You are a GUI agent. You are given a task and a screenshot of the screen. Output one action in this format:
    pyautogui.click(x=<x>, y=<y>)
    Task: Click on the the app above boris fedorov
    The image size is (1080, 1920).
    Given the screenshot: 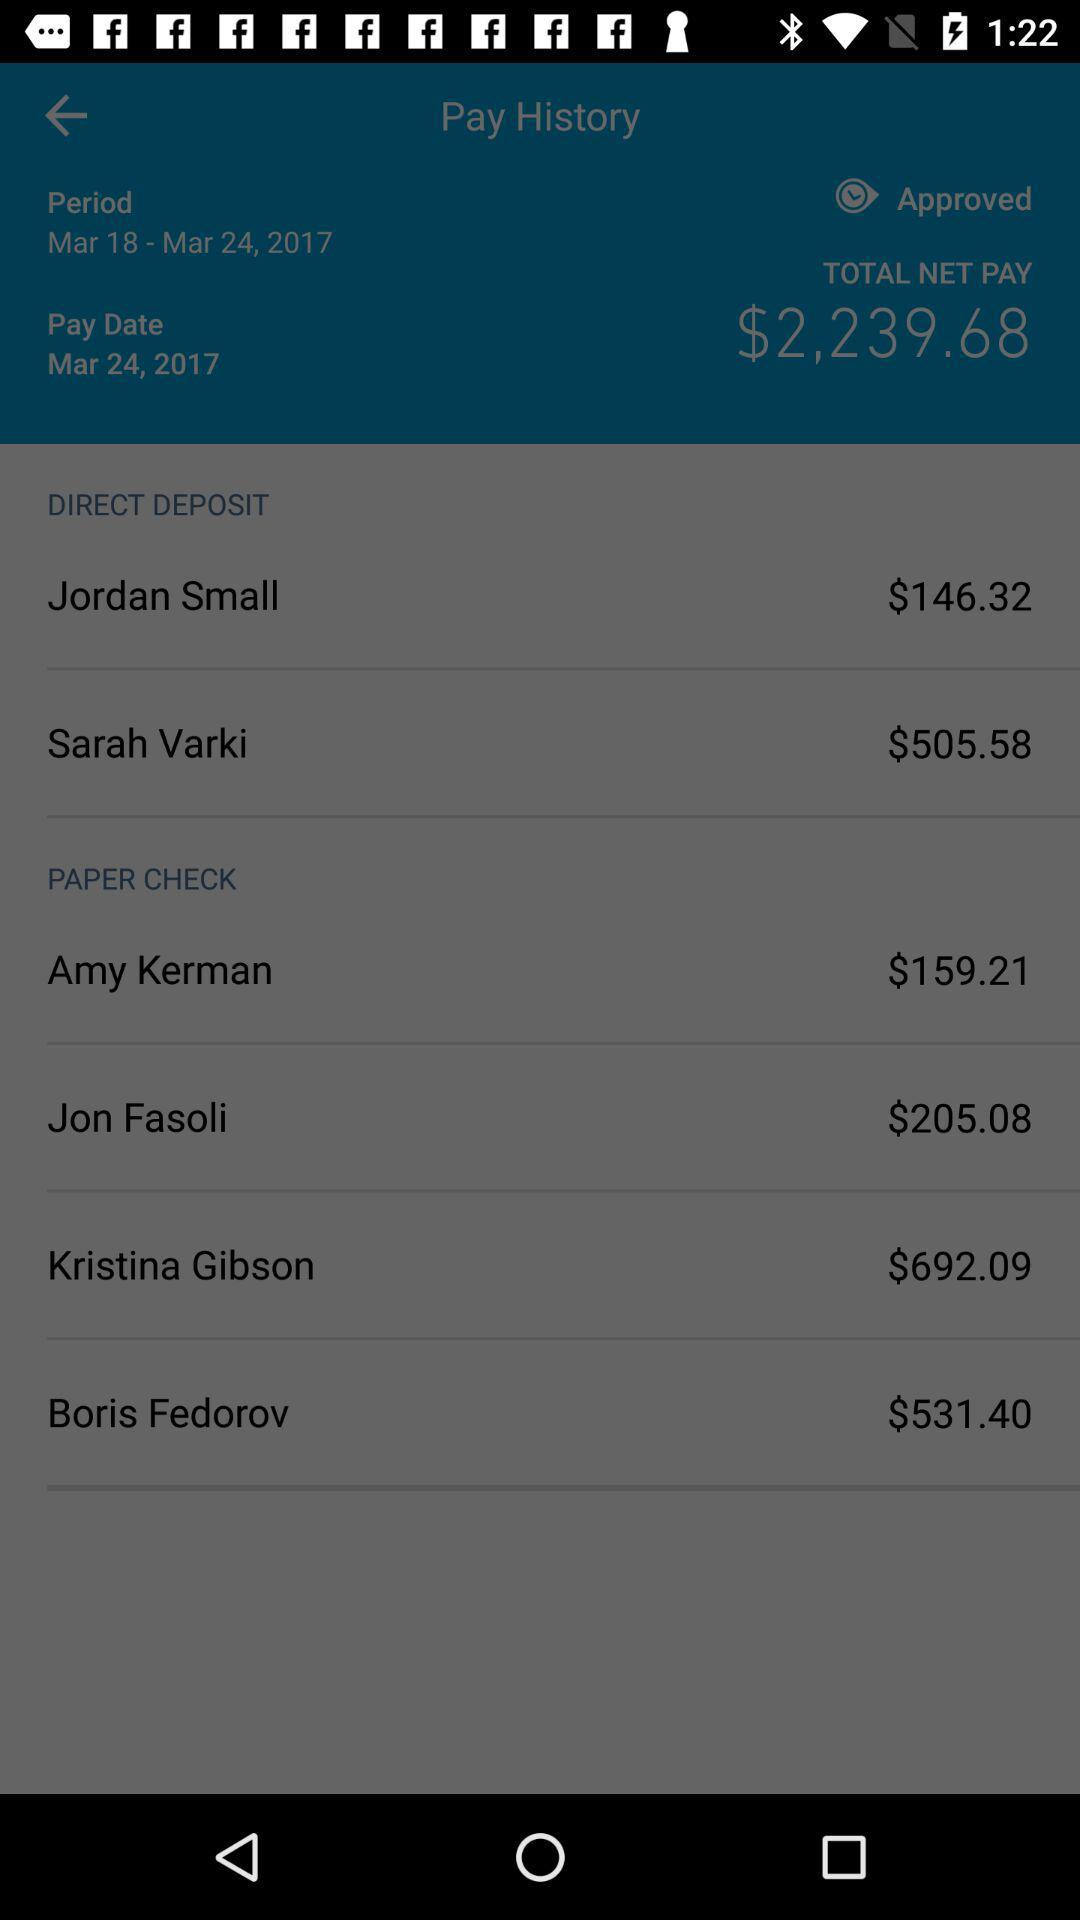 What is the action you would take?
    pyautogui.click(x=293, y=1263)
    